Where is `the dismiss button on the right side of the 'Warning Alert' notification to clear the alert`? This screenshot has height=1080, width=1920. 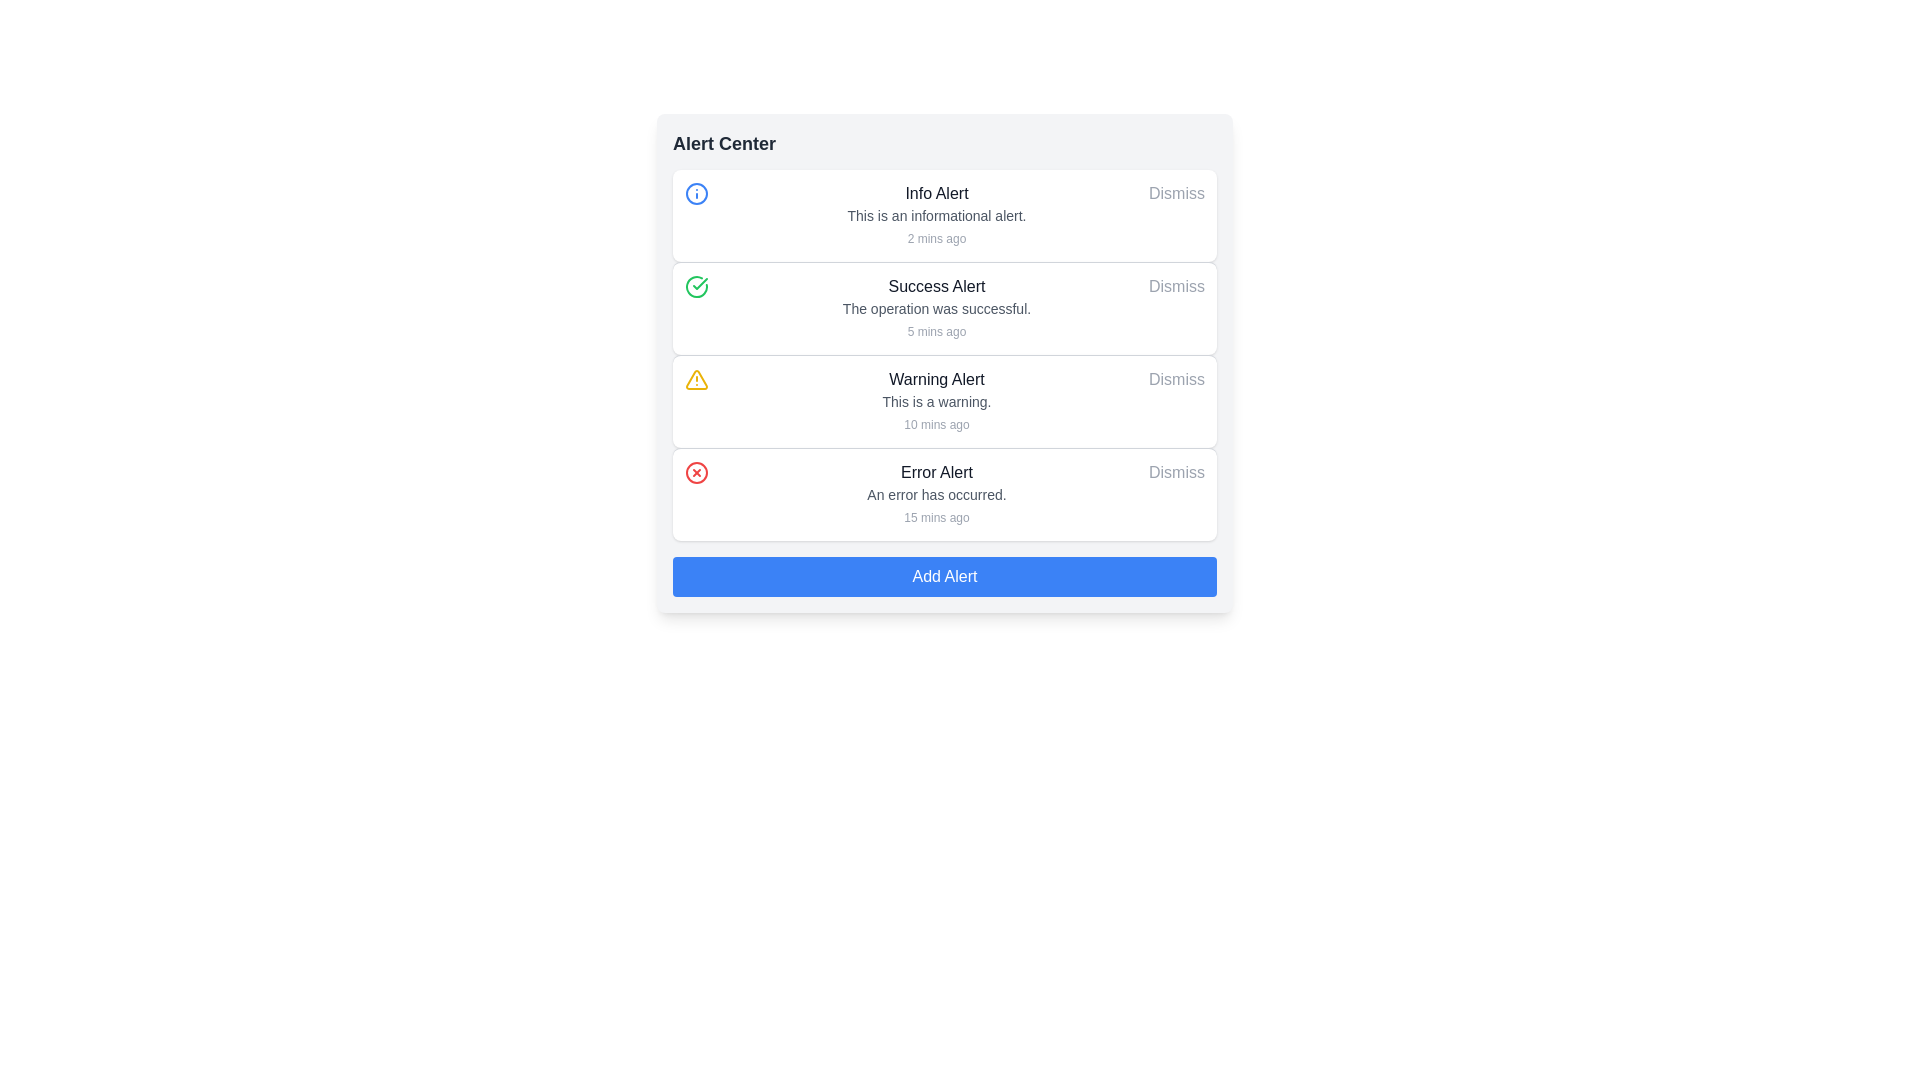 the dismiss button on the right side of the 'Warning Alert' notification to clear the alert is located at coordinates (1176, 380).